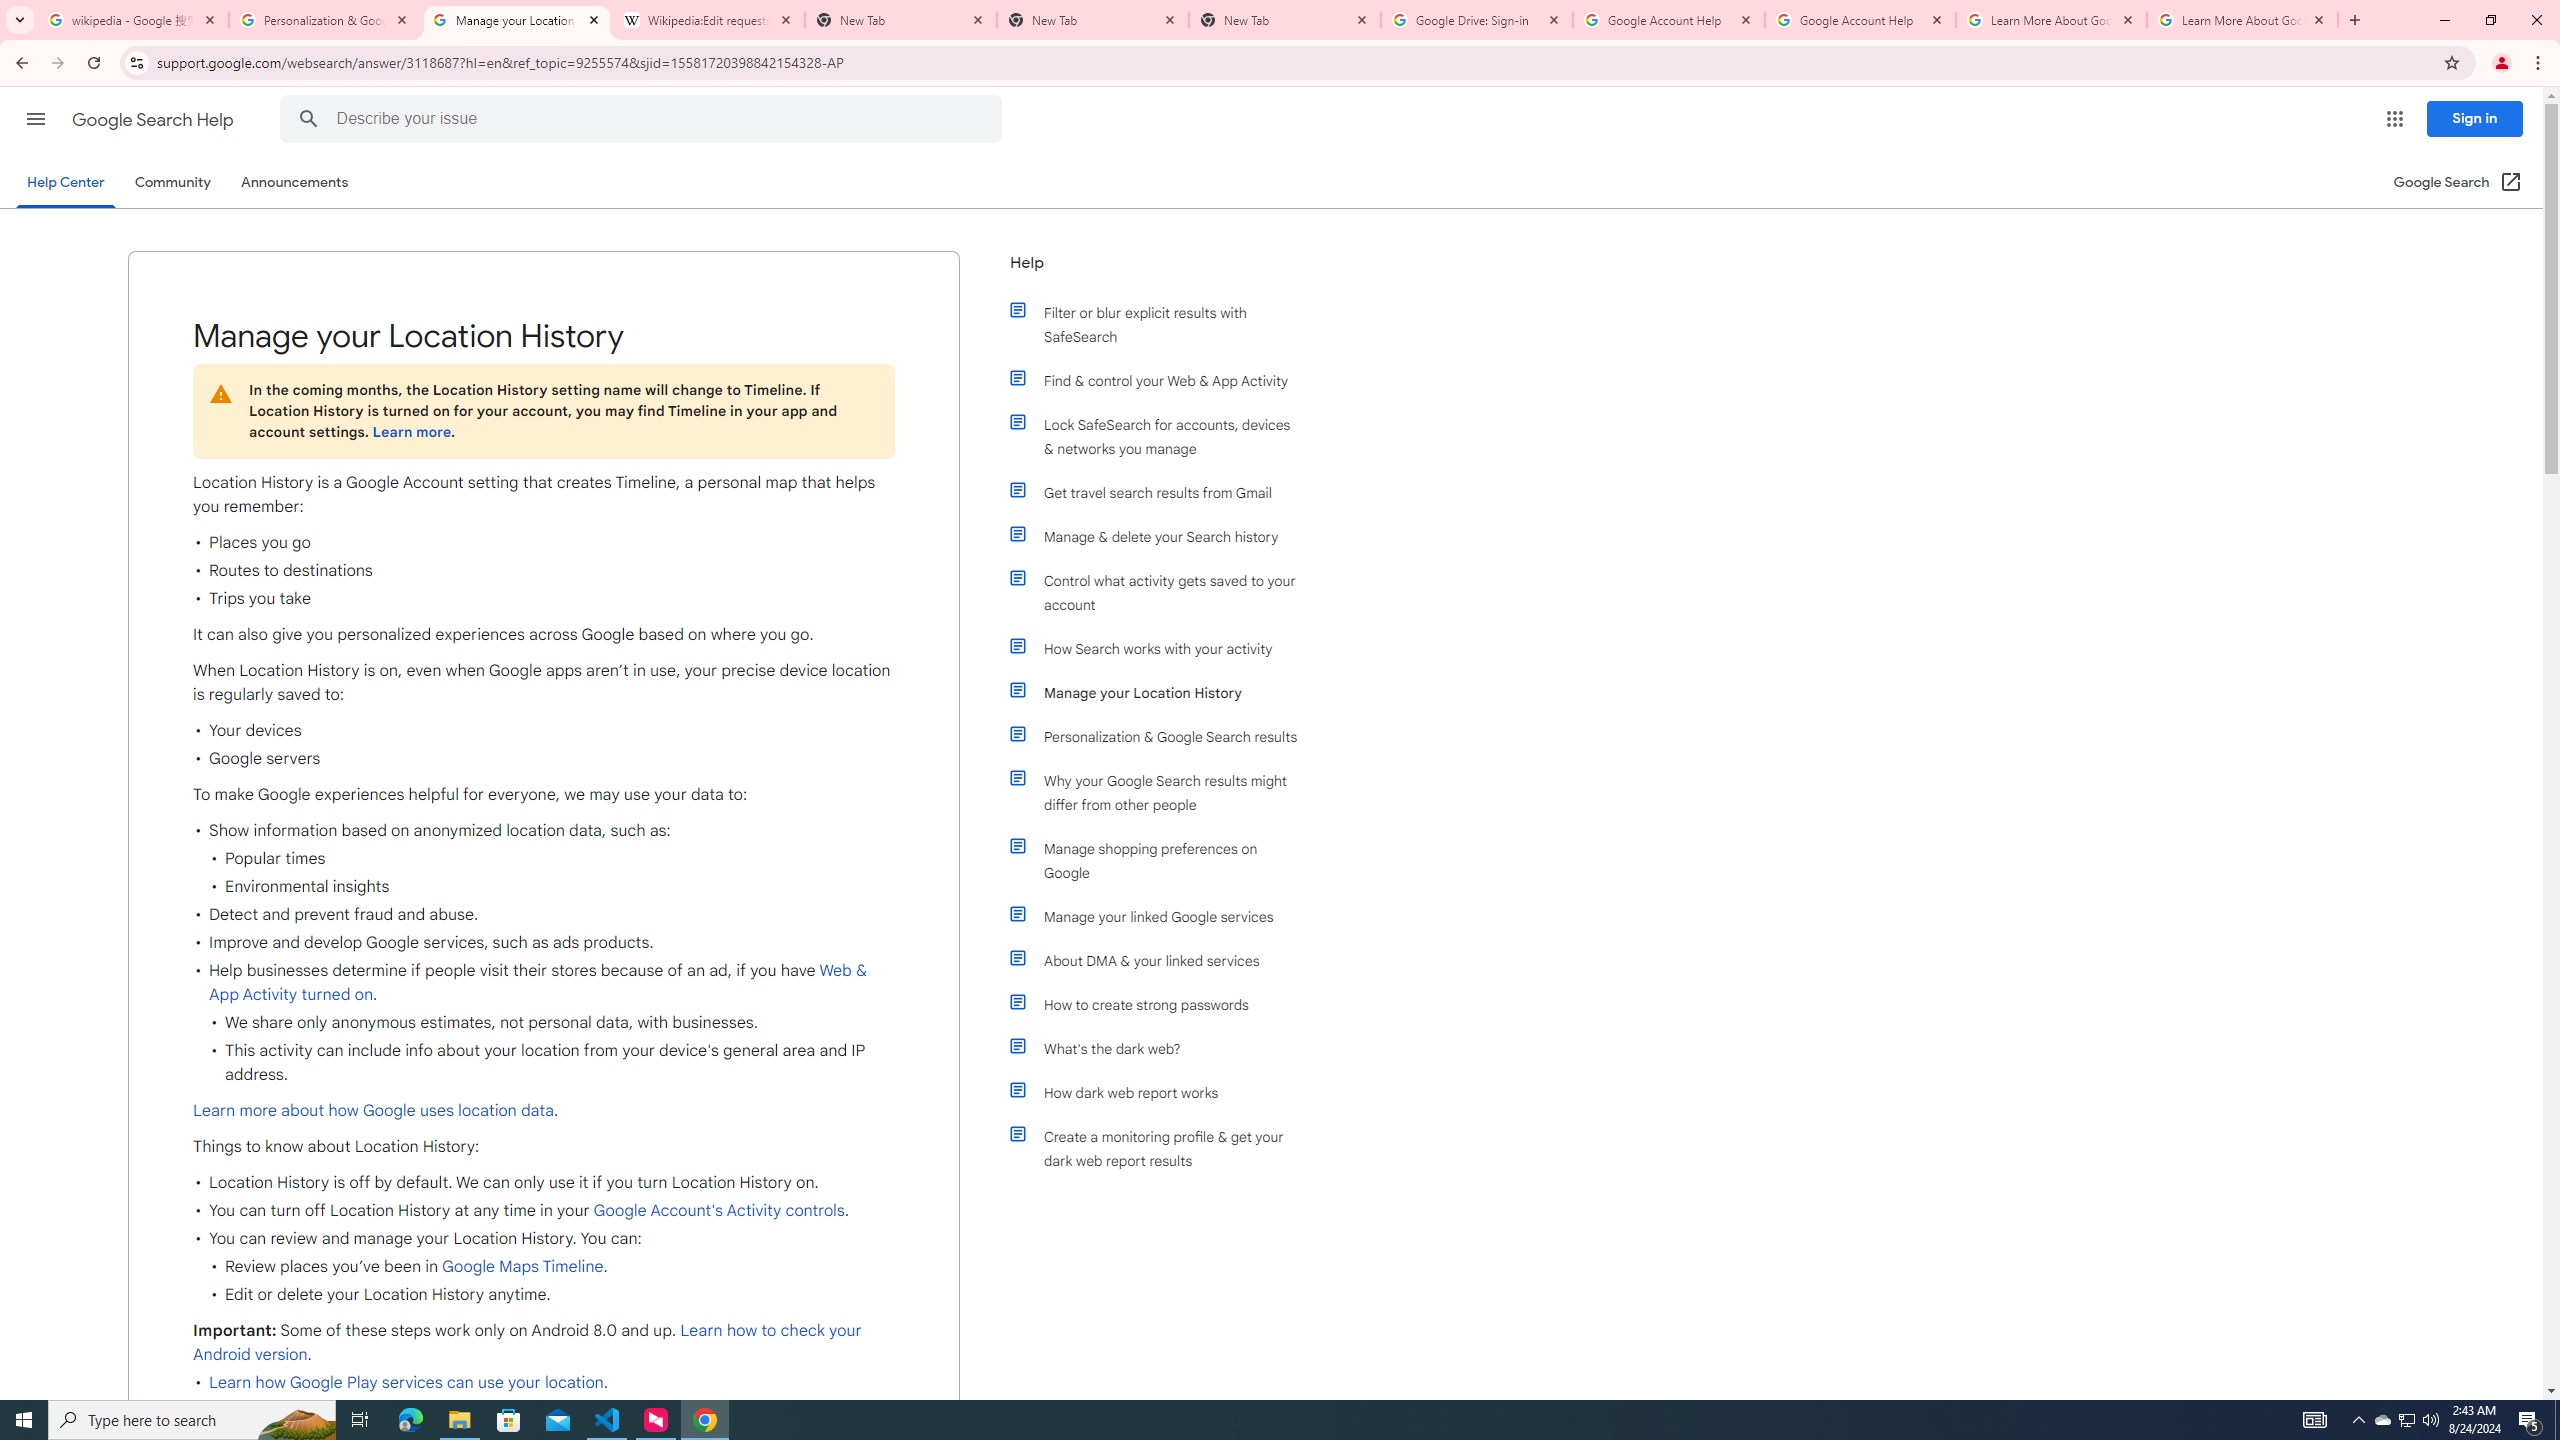  Describe the element at coordinates (521, 1267) in the screenshot. I see `'Google Maps Timeline'` at that location.